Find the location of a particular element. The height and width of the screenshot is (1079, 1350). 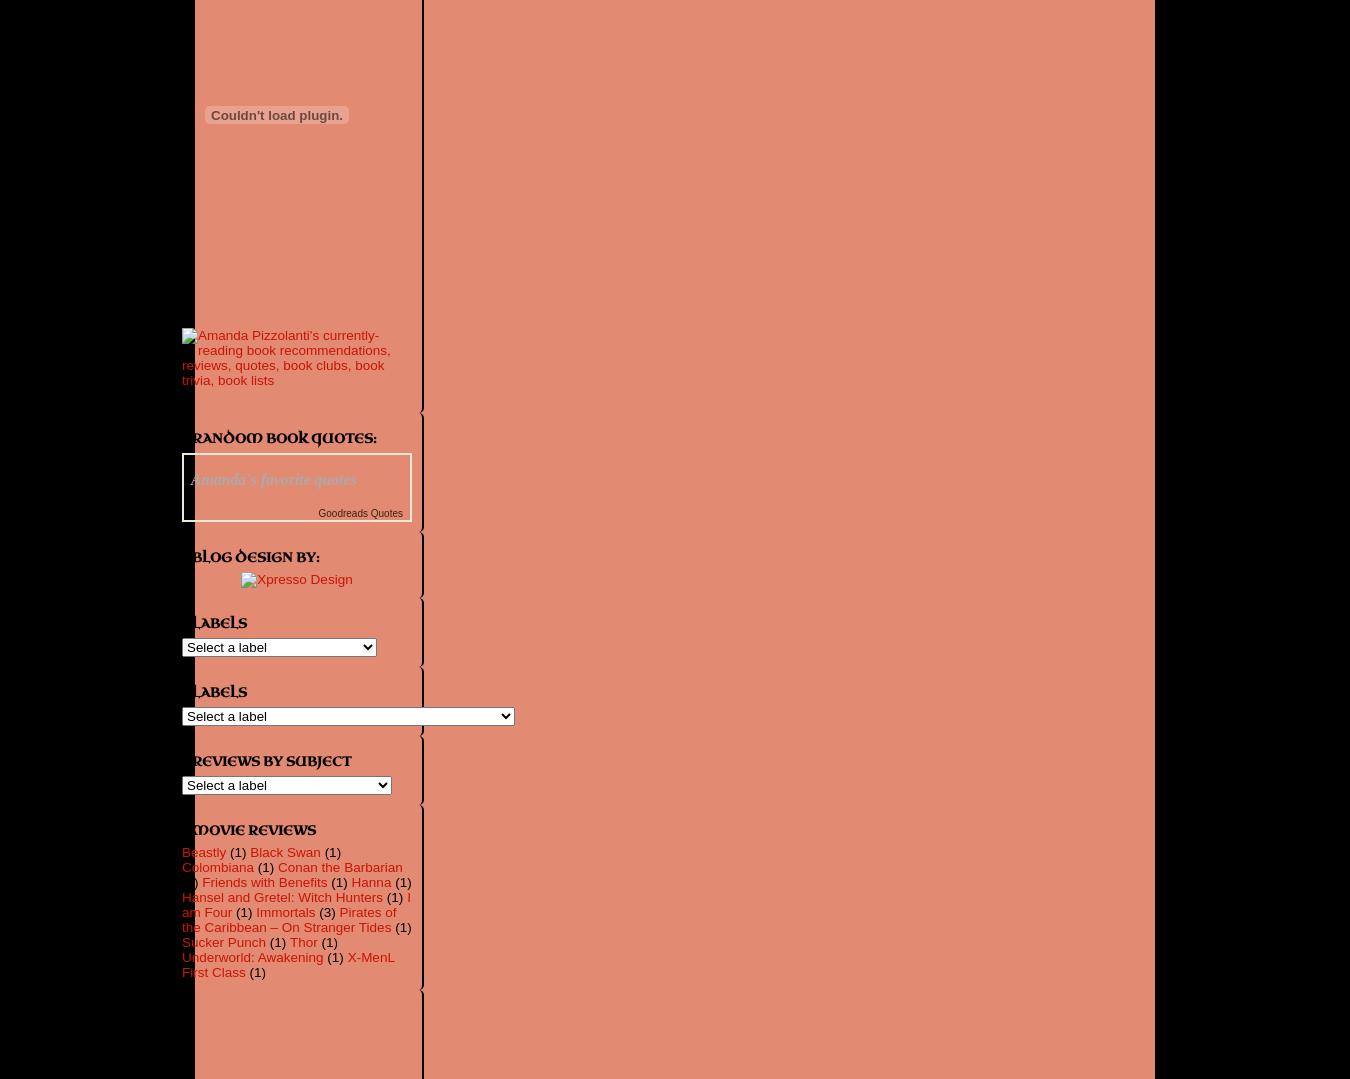

'Black Swan' is located at coordinates (249, 852).